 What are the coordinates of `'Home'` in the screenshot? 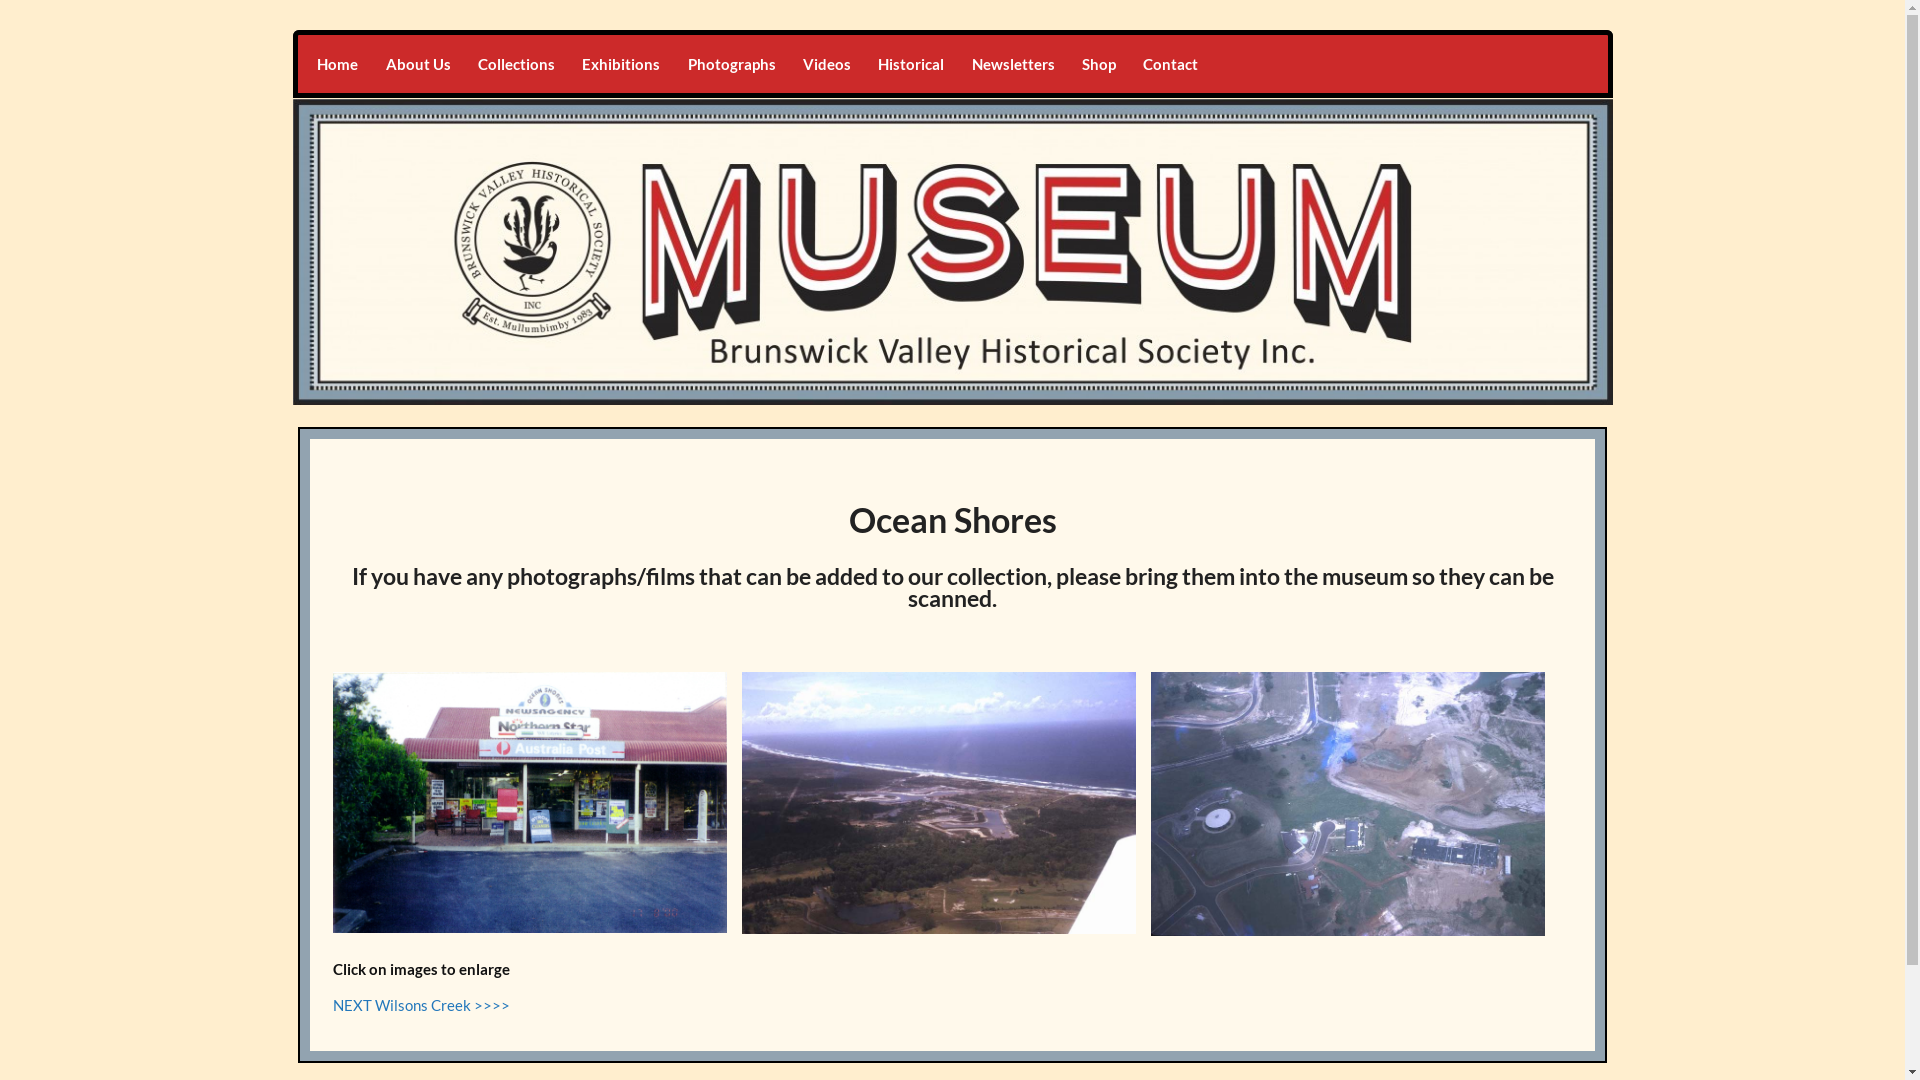 It's located at (302, 63).